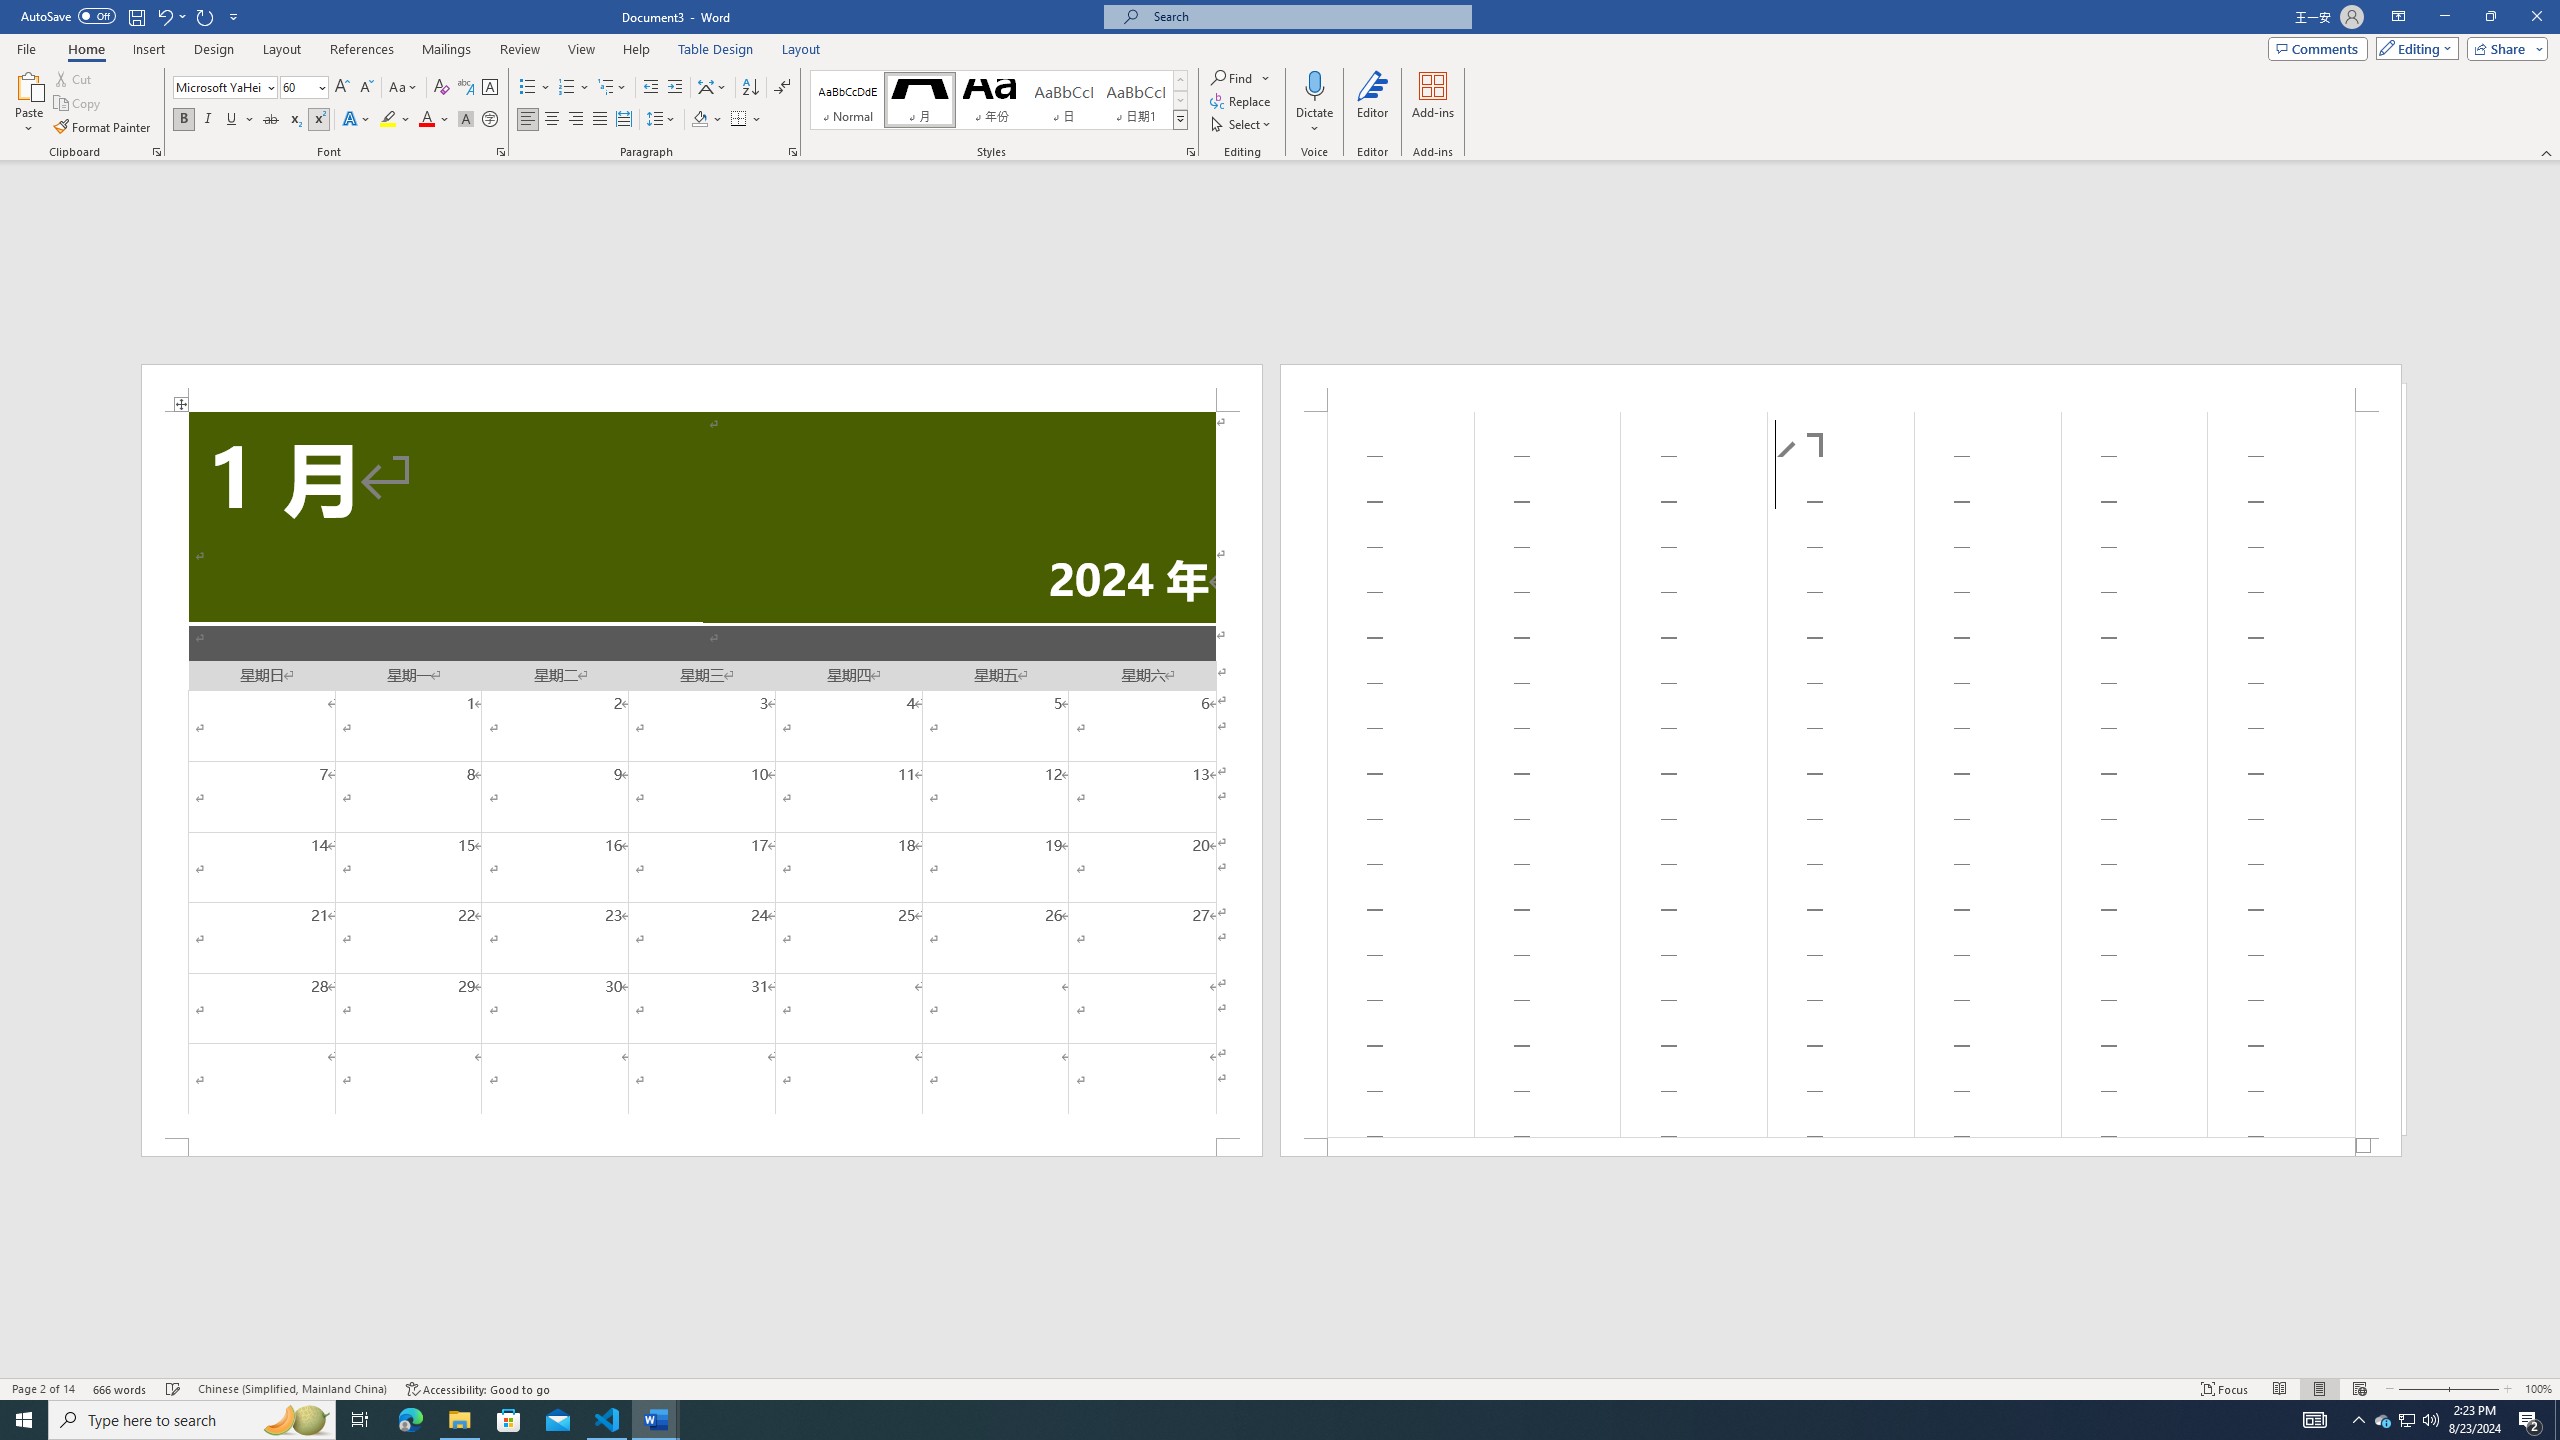 Image resolution: width=2560 pixels, height=1440 pixels. Describe the element at coordinates (701, 773) in the screenshot. I see `'Page 1 content'` at that location.